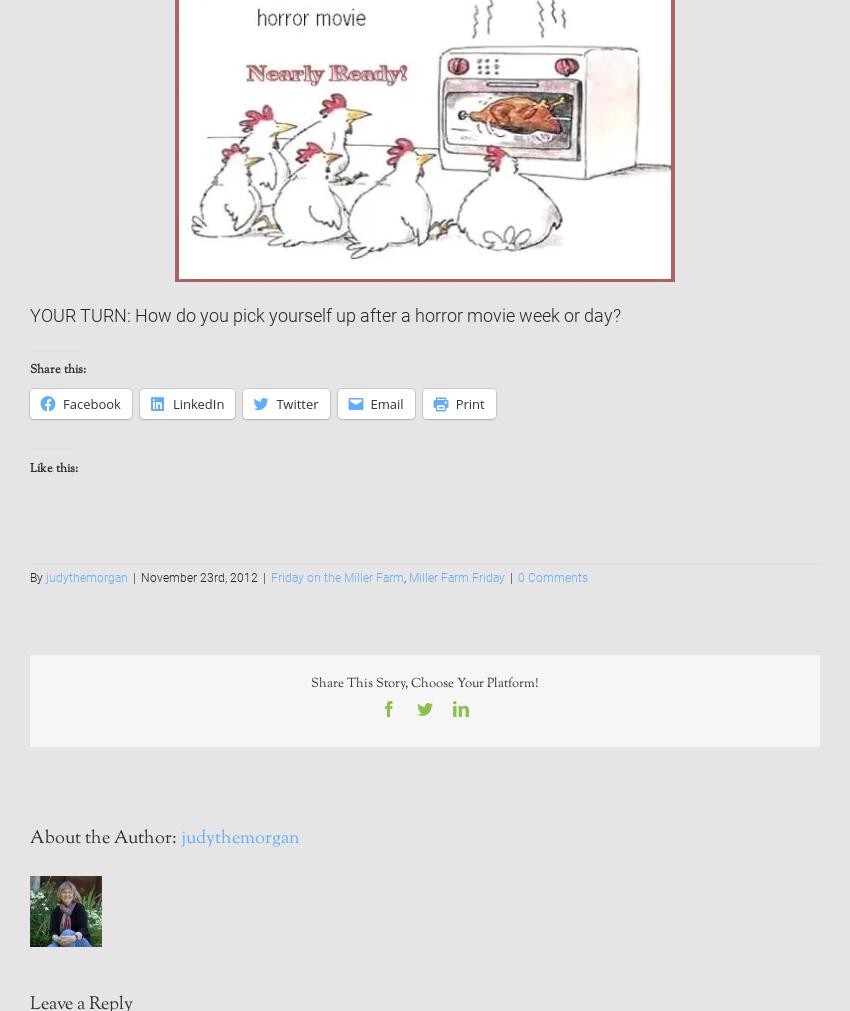  Describe the element at coordinates (104, 837) in the screenshot. I see `'About the Author:'` at that location.